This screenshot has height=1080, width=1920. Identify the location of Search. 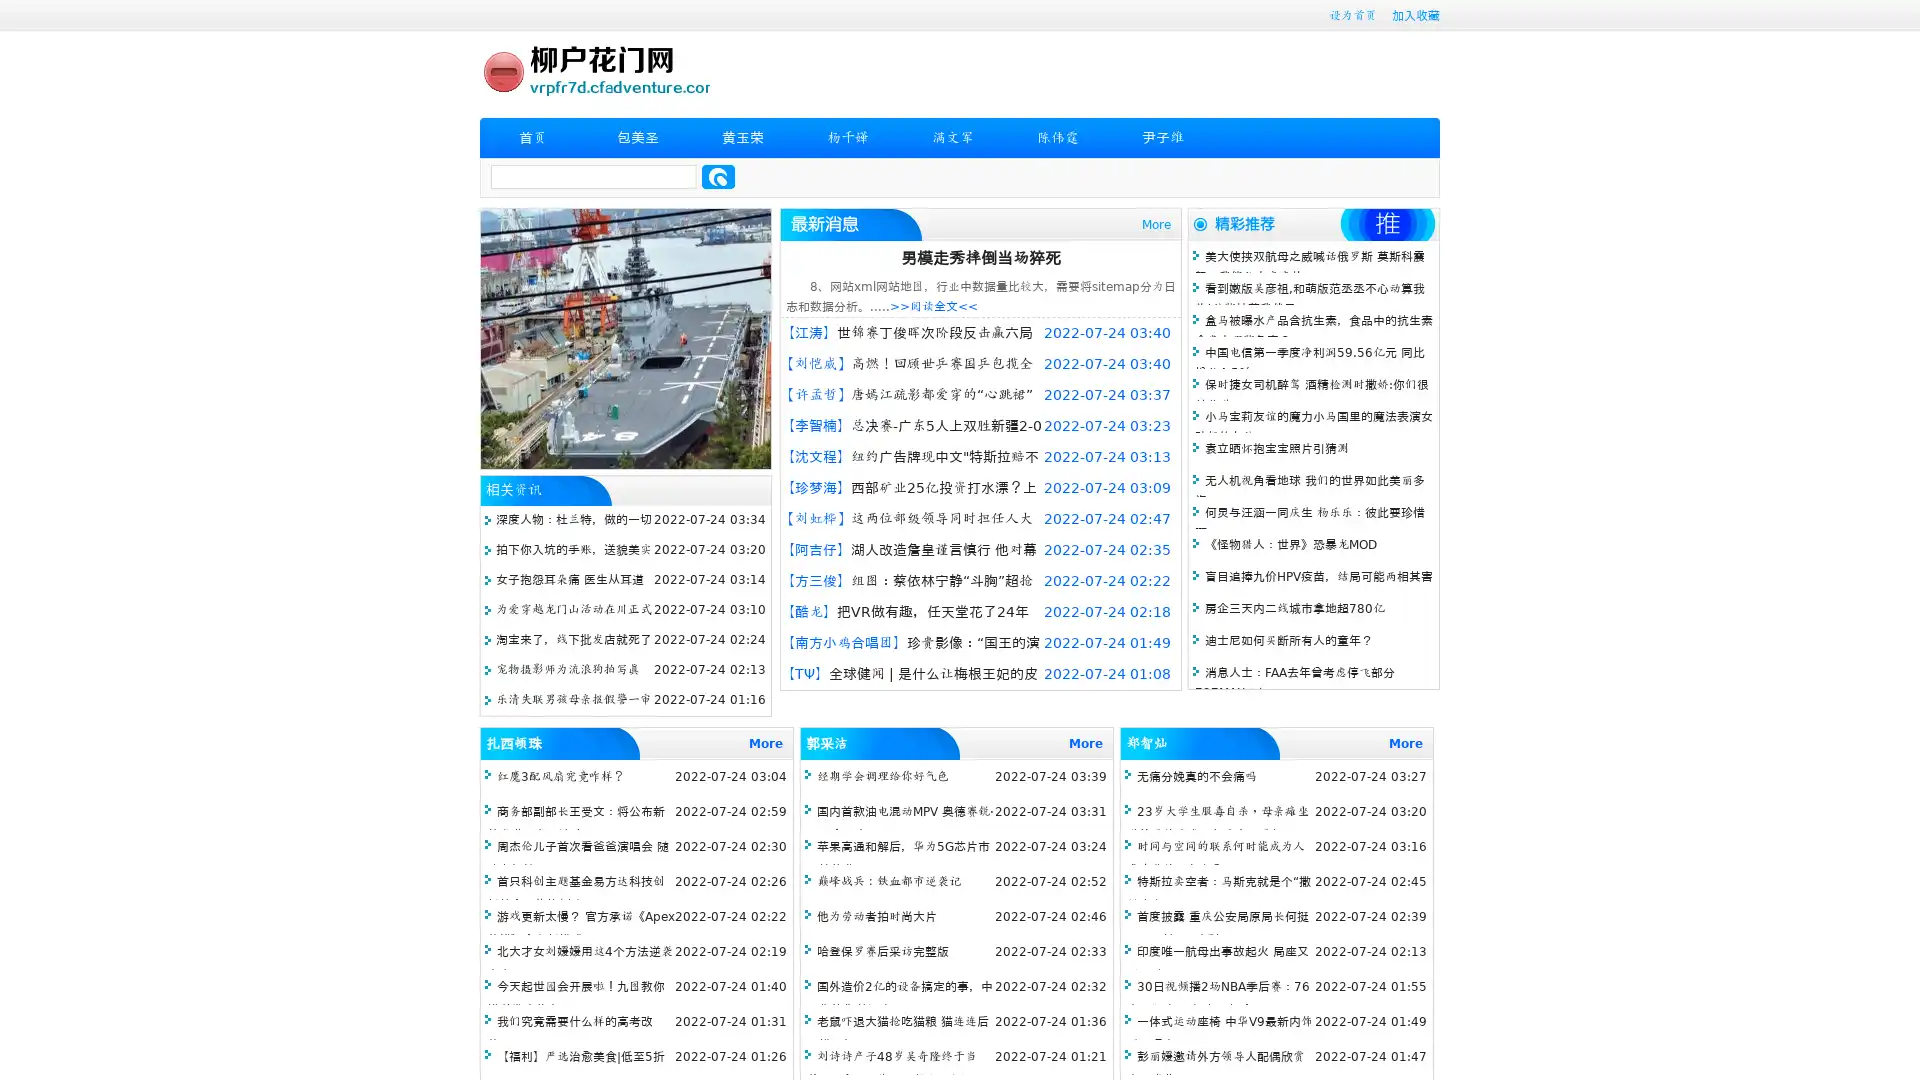
(718, 176).